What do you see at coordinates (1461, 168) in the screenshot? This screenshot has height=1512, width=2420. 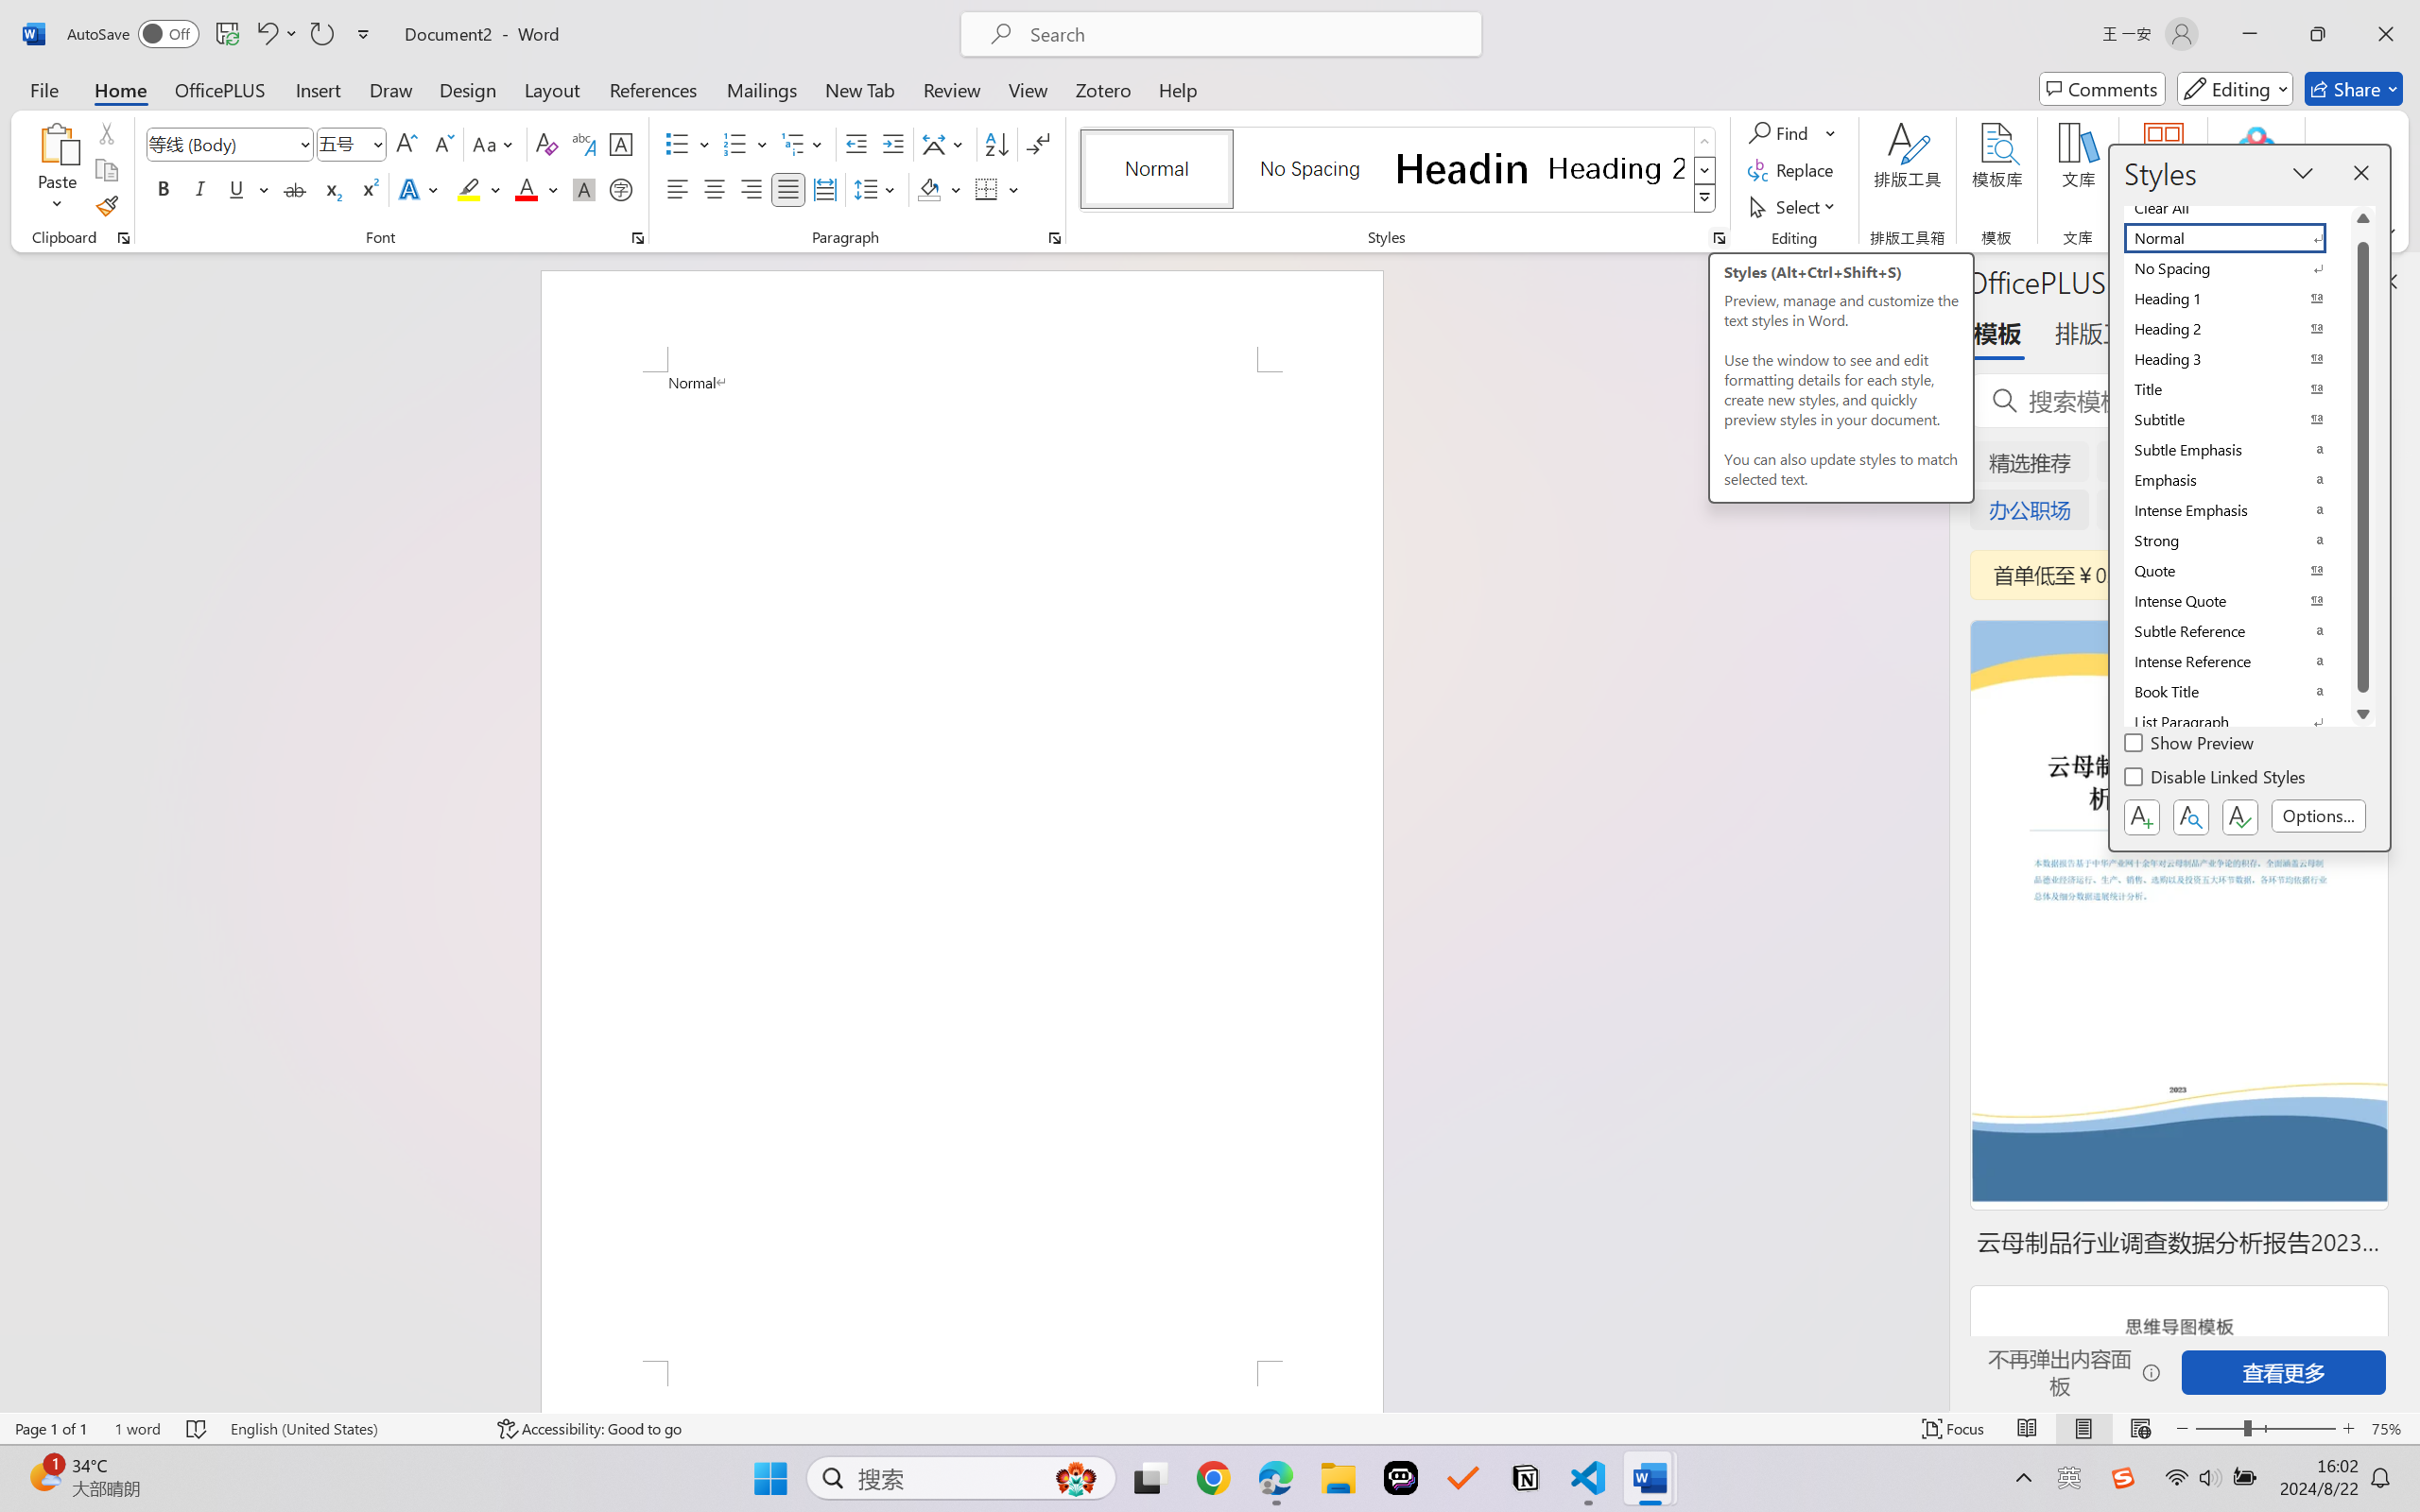 I see `'Heading 1'` at bounding box center [1461, 168].